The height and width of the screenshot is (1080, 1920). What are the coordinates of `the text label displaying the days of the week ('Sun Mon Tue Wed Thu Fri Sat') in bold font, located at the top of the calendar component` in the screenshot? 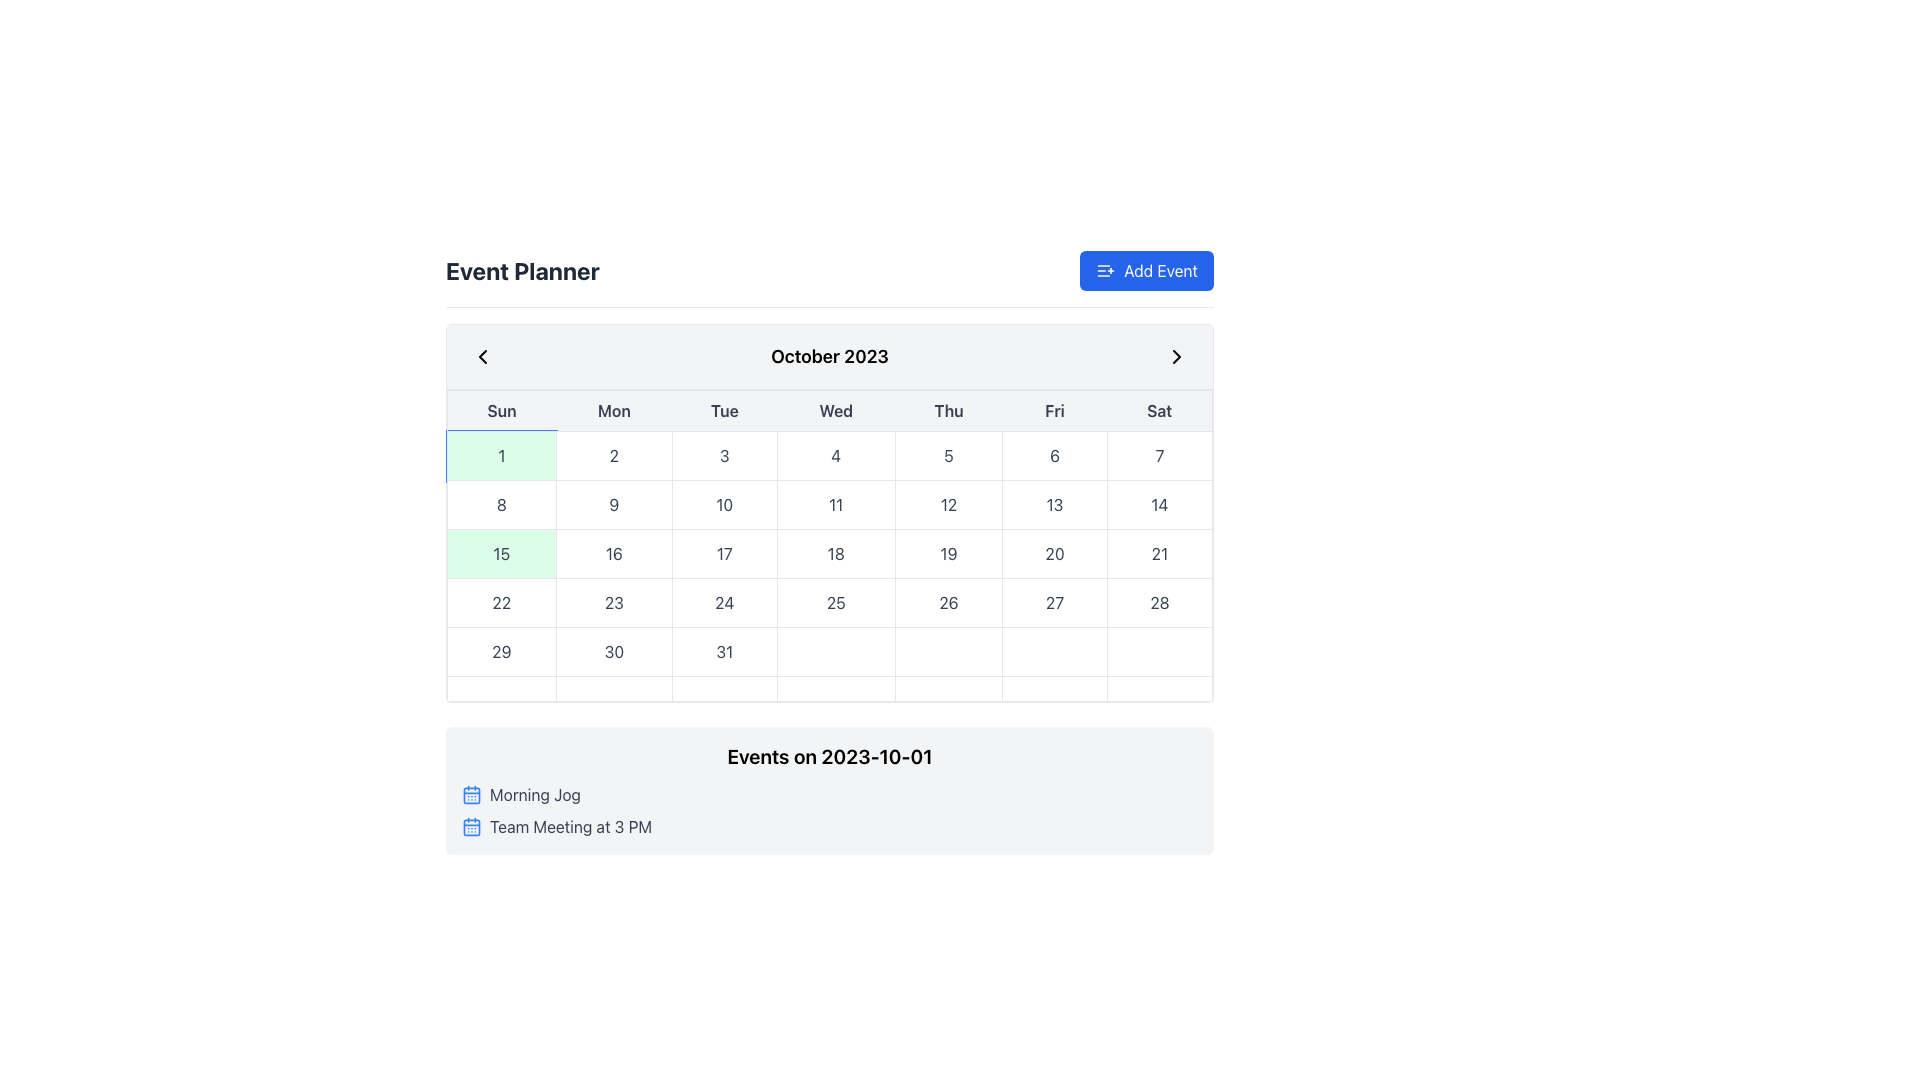 It's located at (830, 410).